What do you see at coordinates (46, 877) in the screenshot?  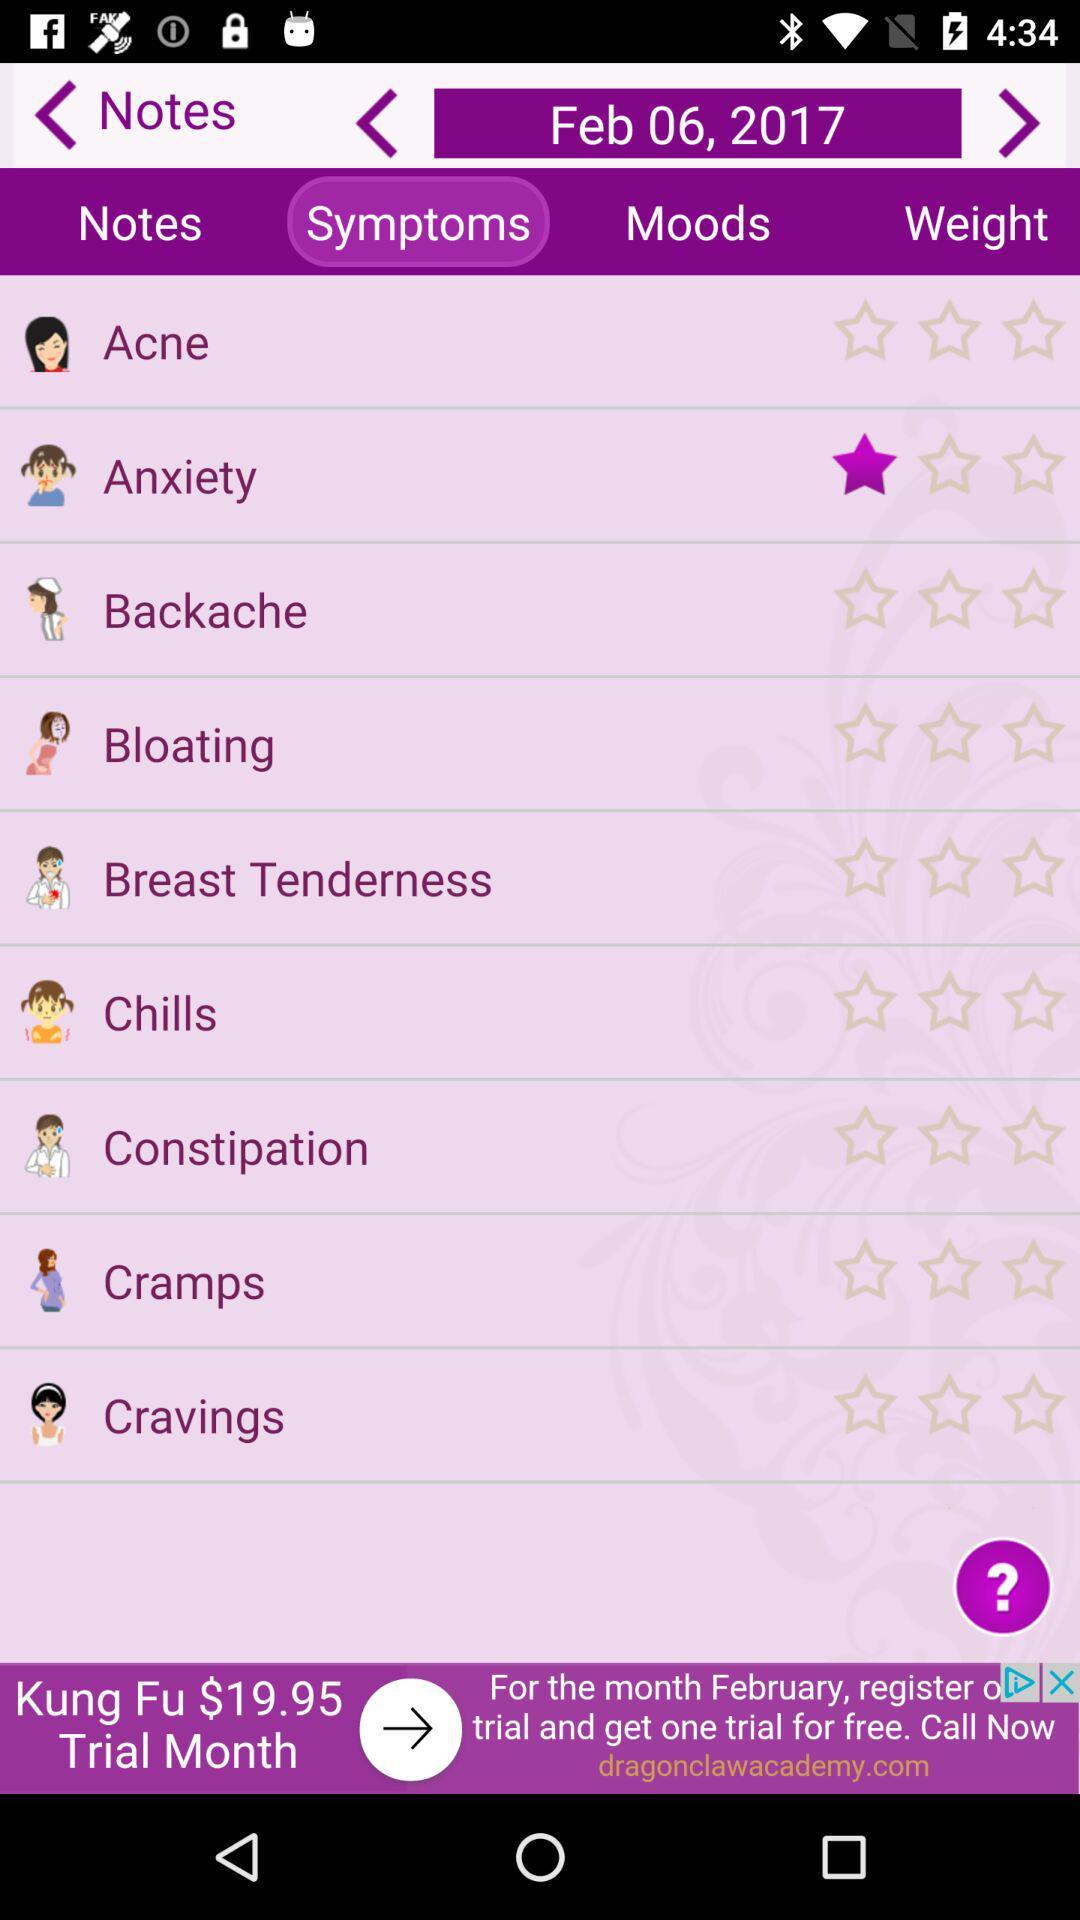 I see `breast tenderness option` at bounding box center [46, 877].